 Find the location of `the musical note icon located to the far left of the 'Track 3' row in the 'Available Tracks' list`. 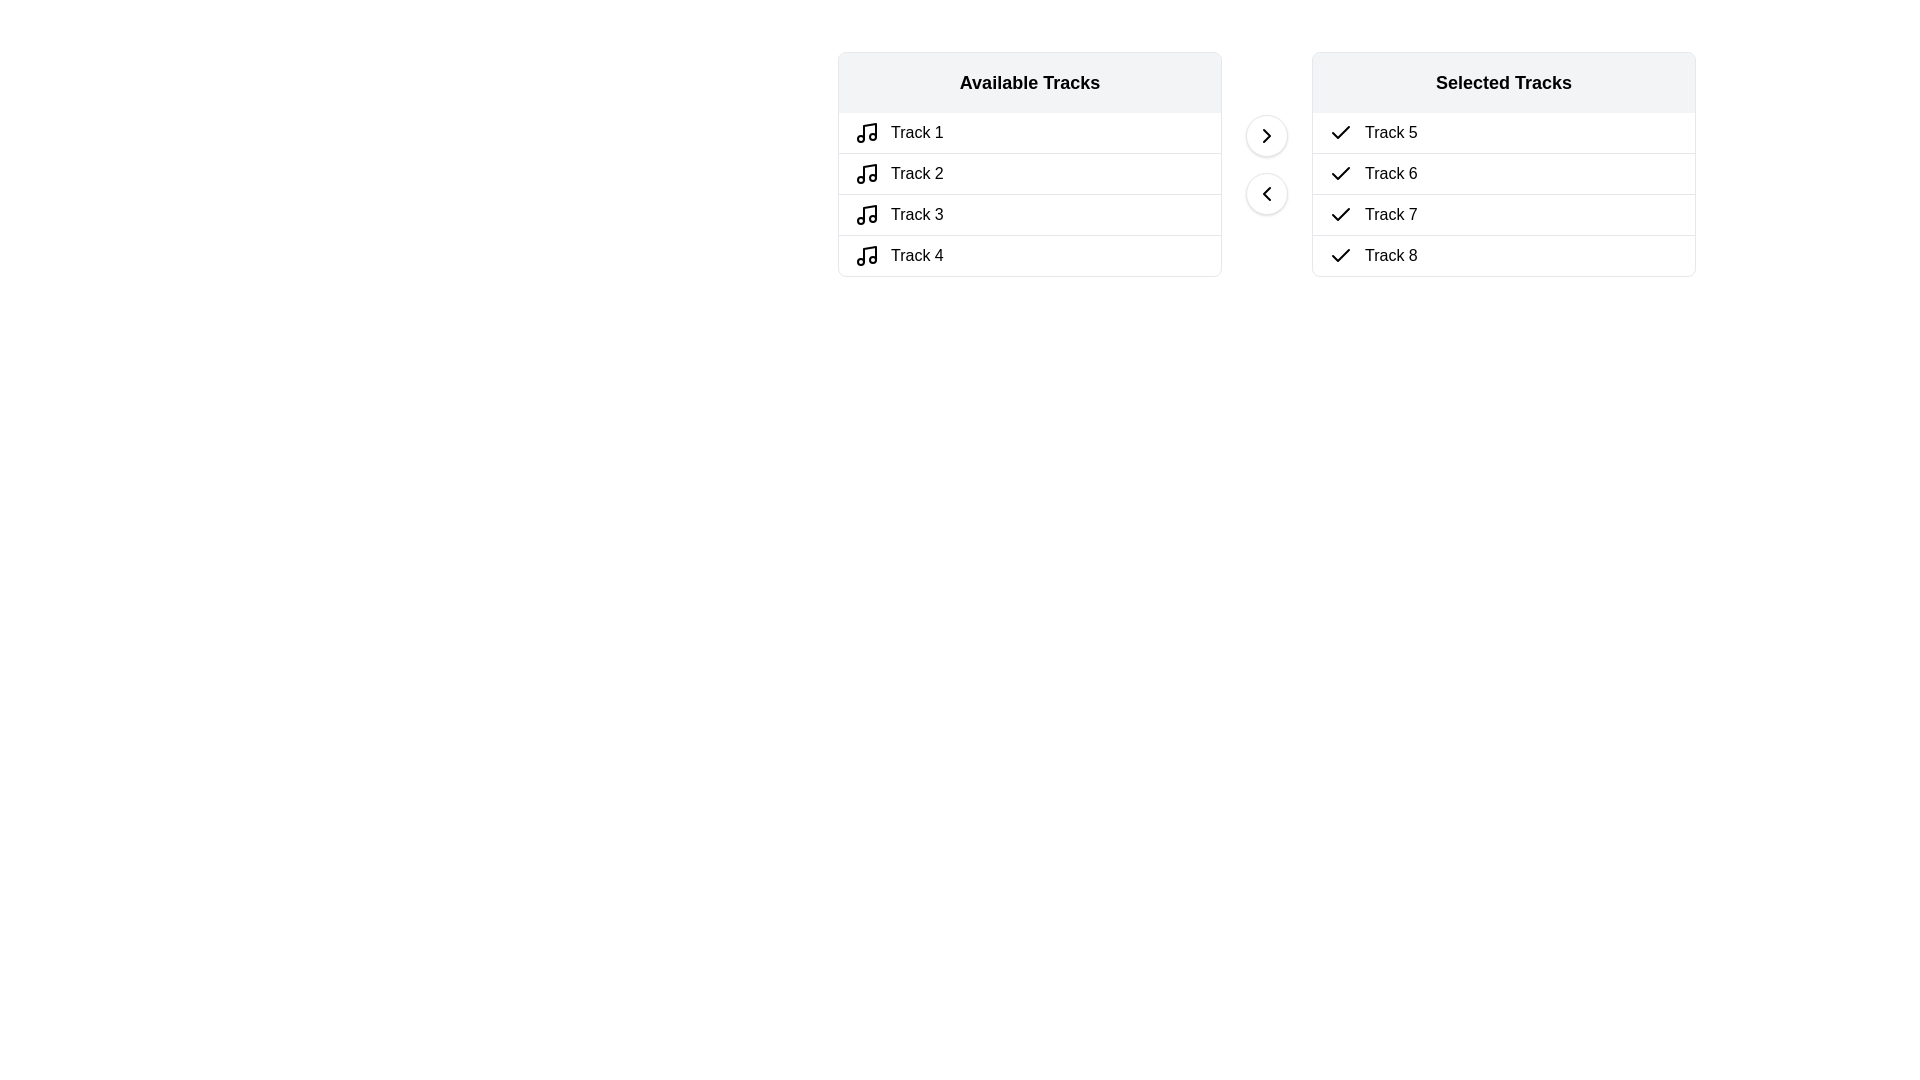

the musical note icon located to the far left of the 'Track 3' row in the 'Available Tracks' list is located at coordinates (867, 215).